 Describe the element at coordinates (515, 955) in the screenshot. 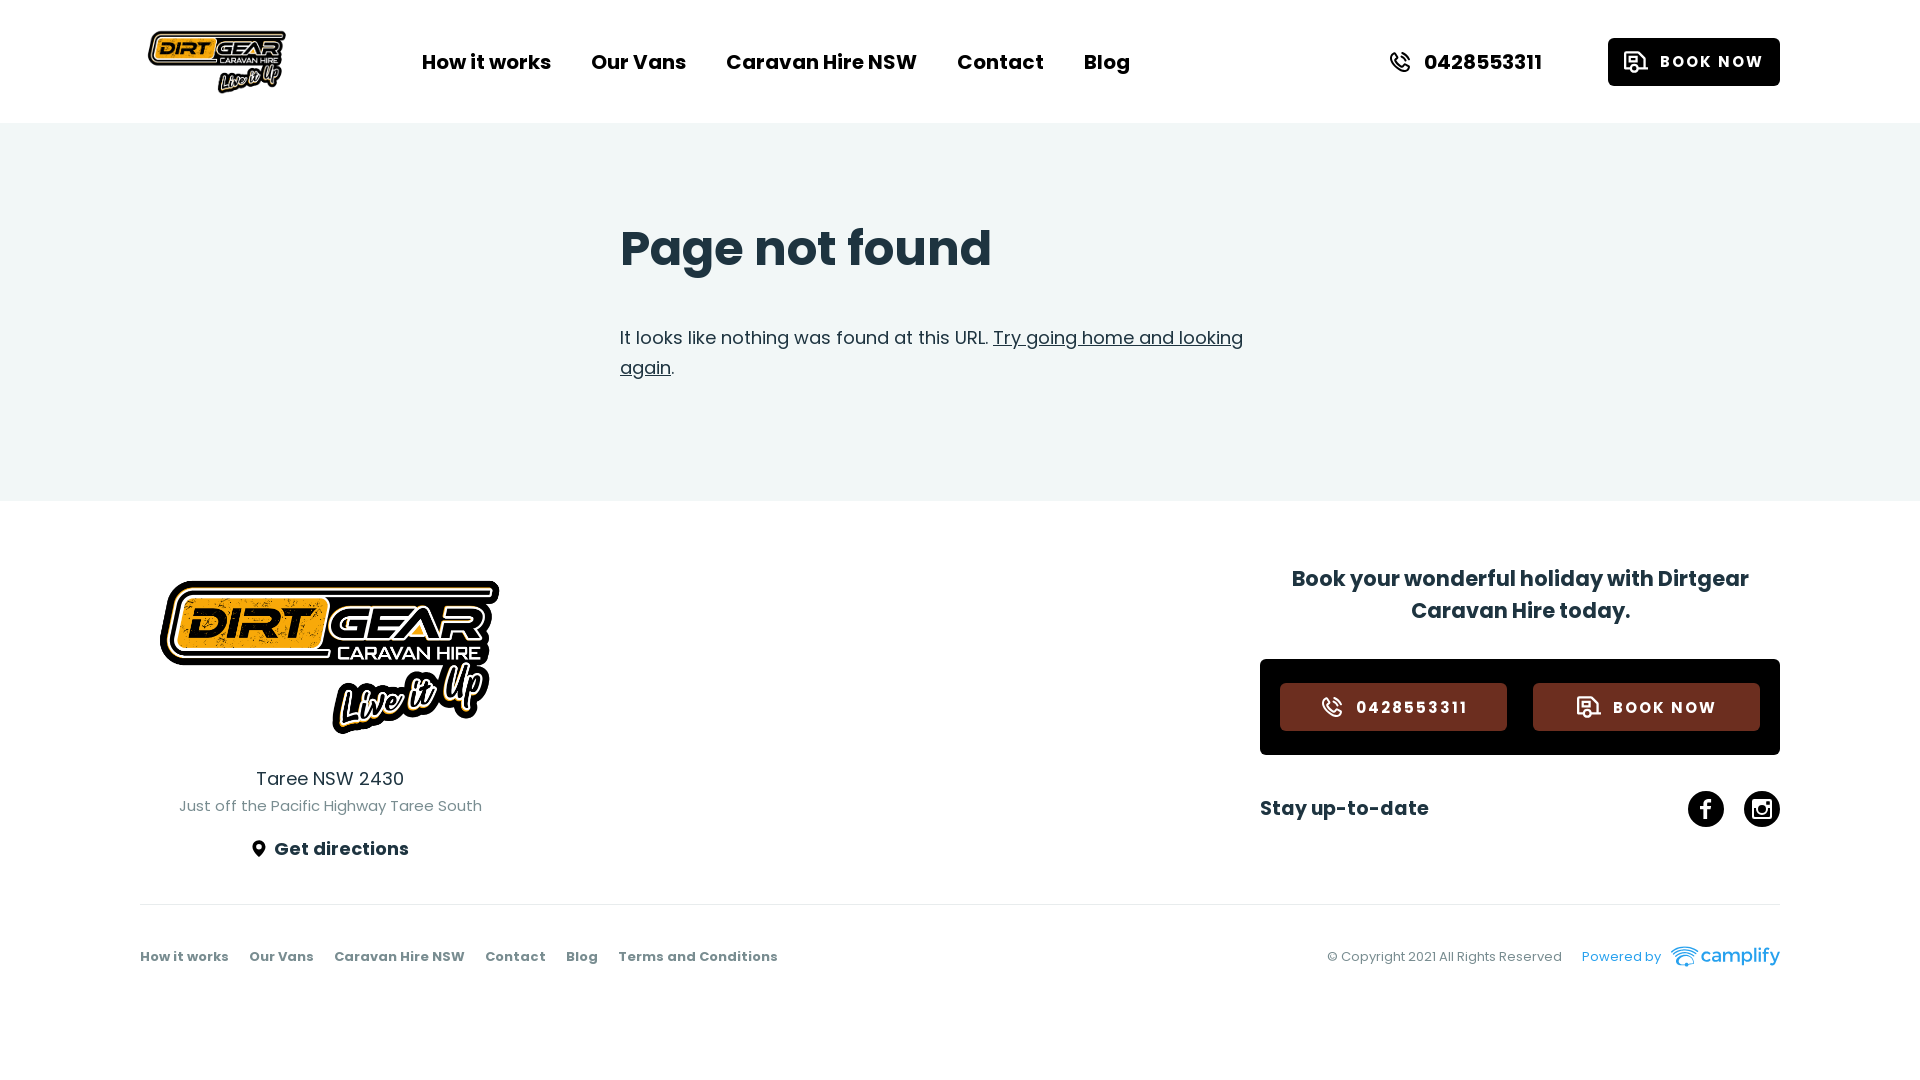

I see `'Contact'` at that location.